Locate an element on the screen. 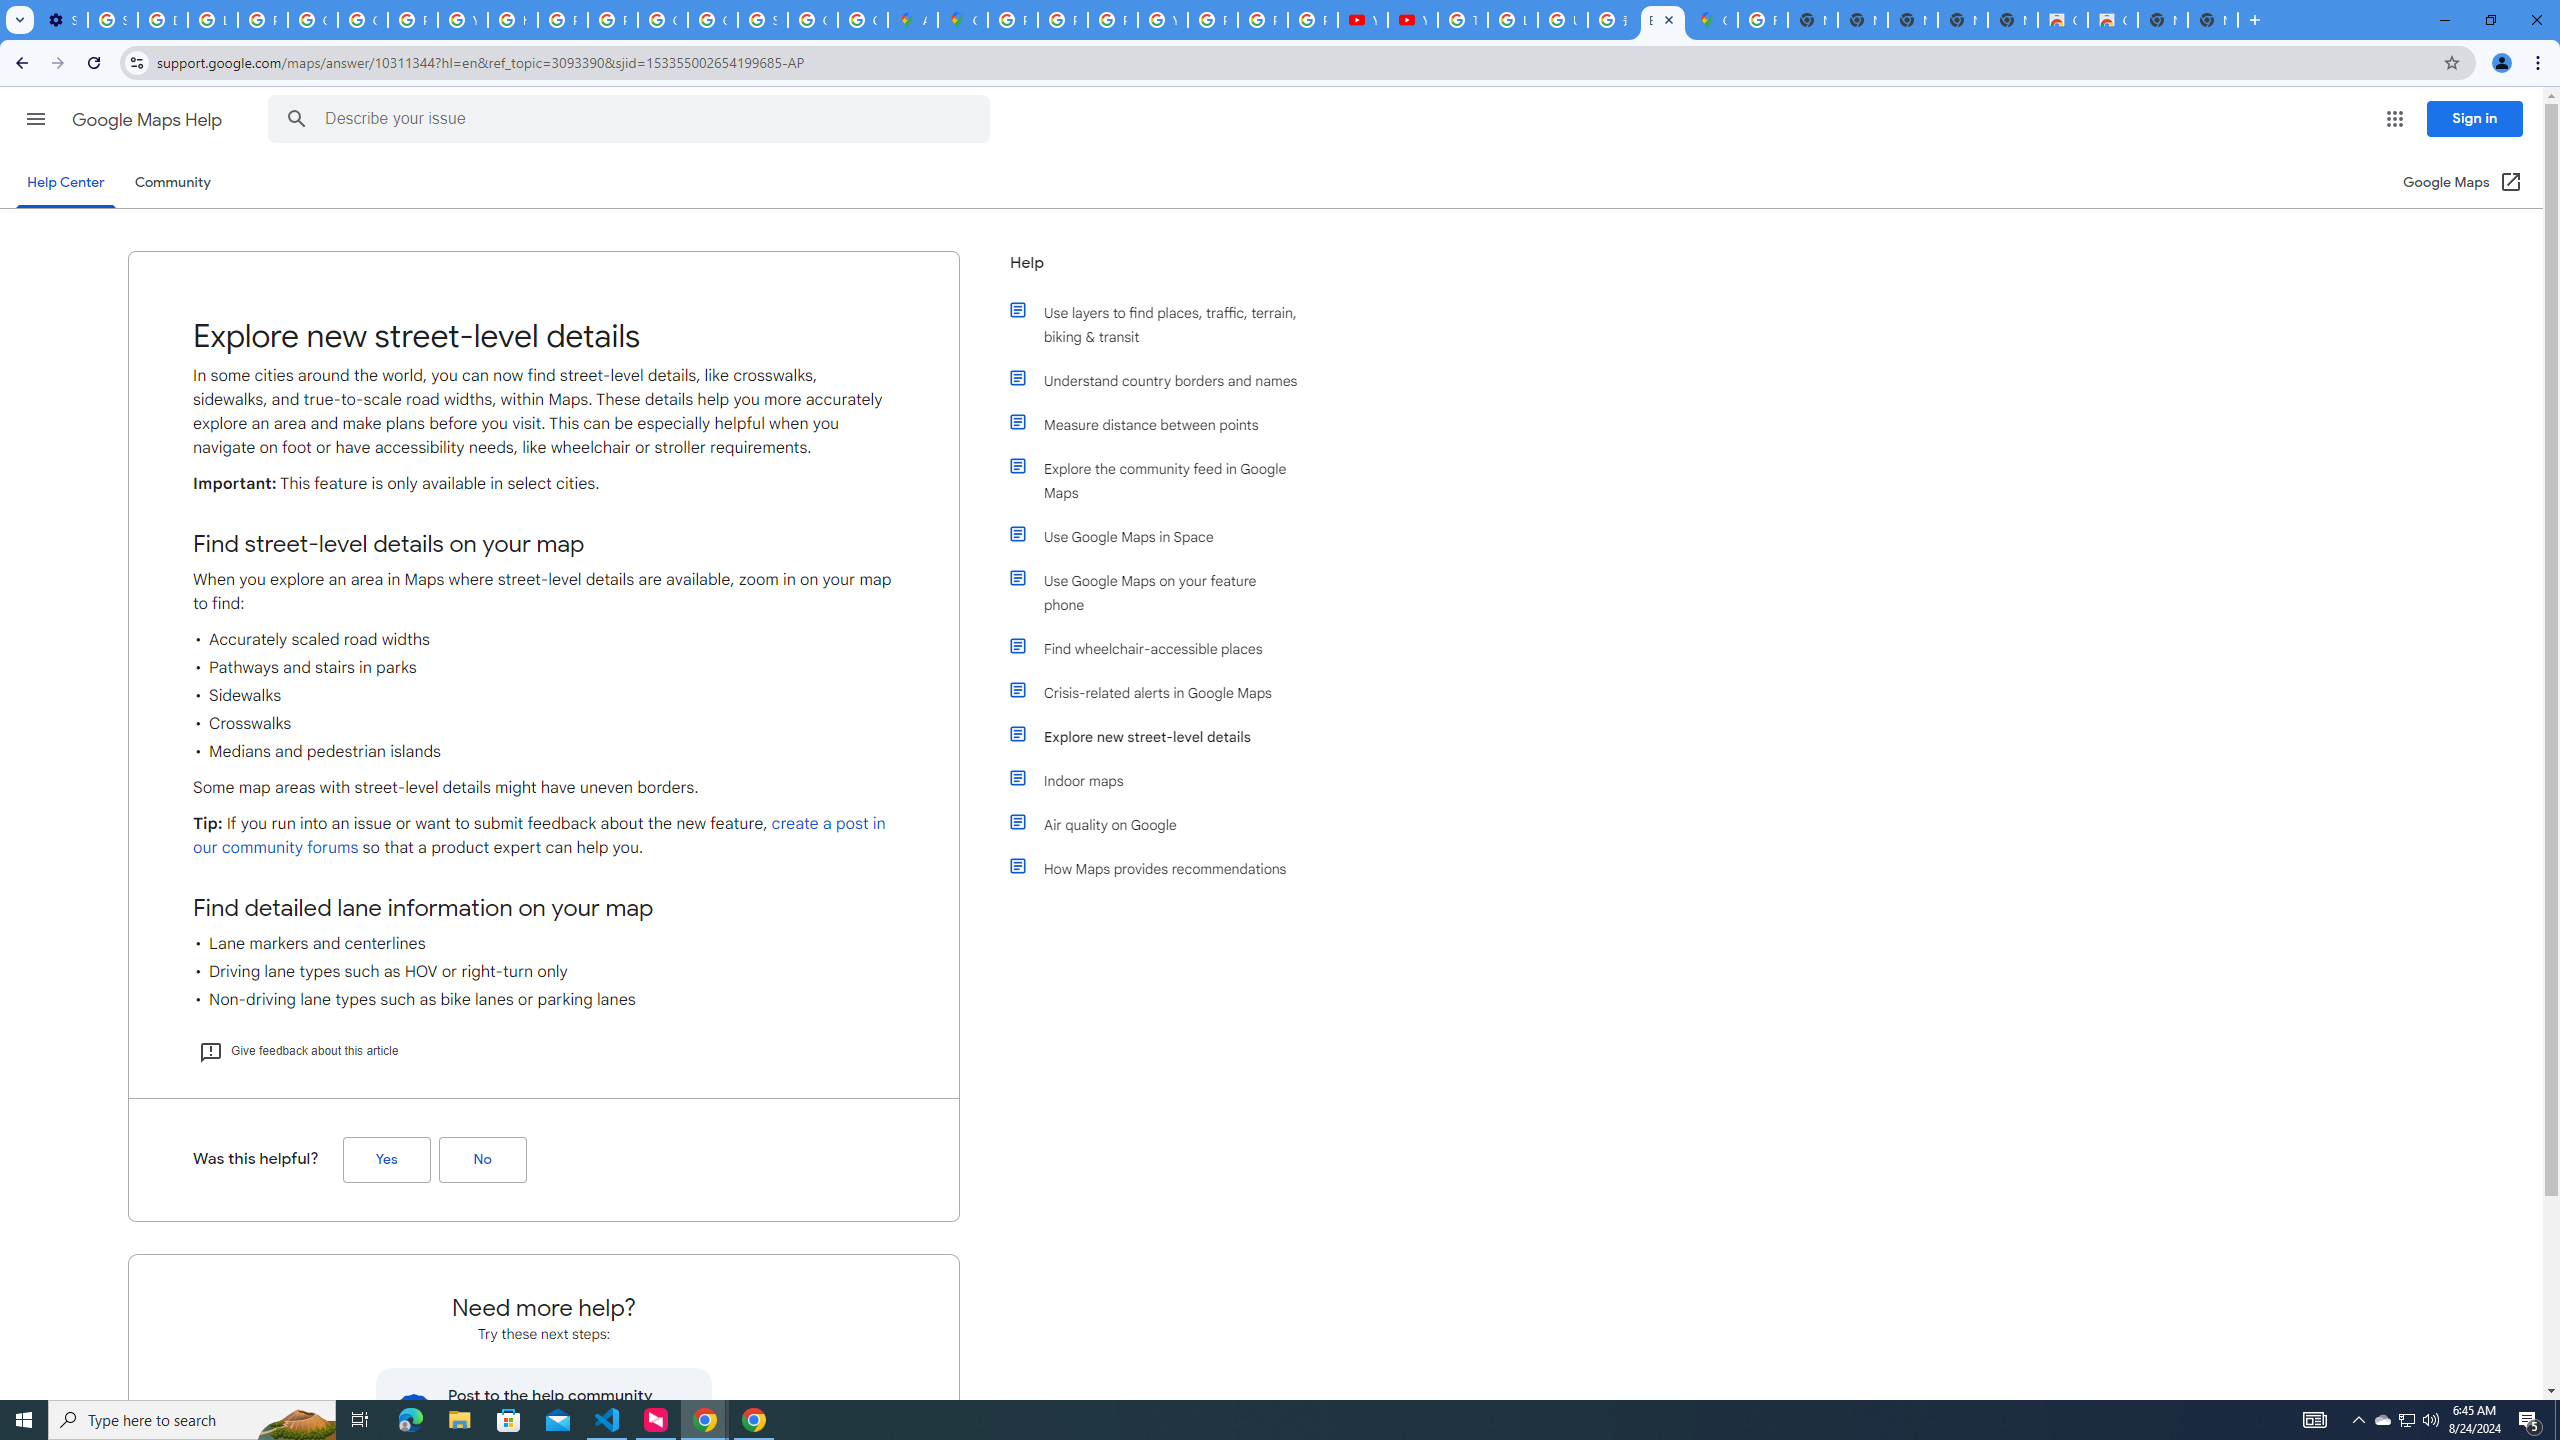 The height and width of the screenshot is (1440, 2560). 'YouTube' is located at coordinates (1413, 19).